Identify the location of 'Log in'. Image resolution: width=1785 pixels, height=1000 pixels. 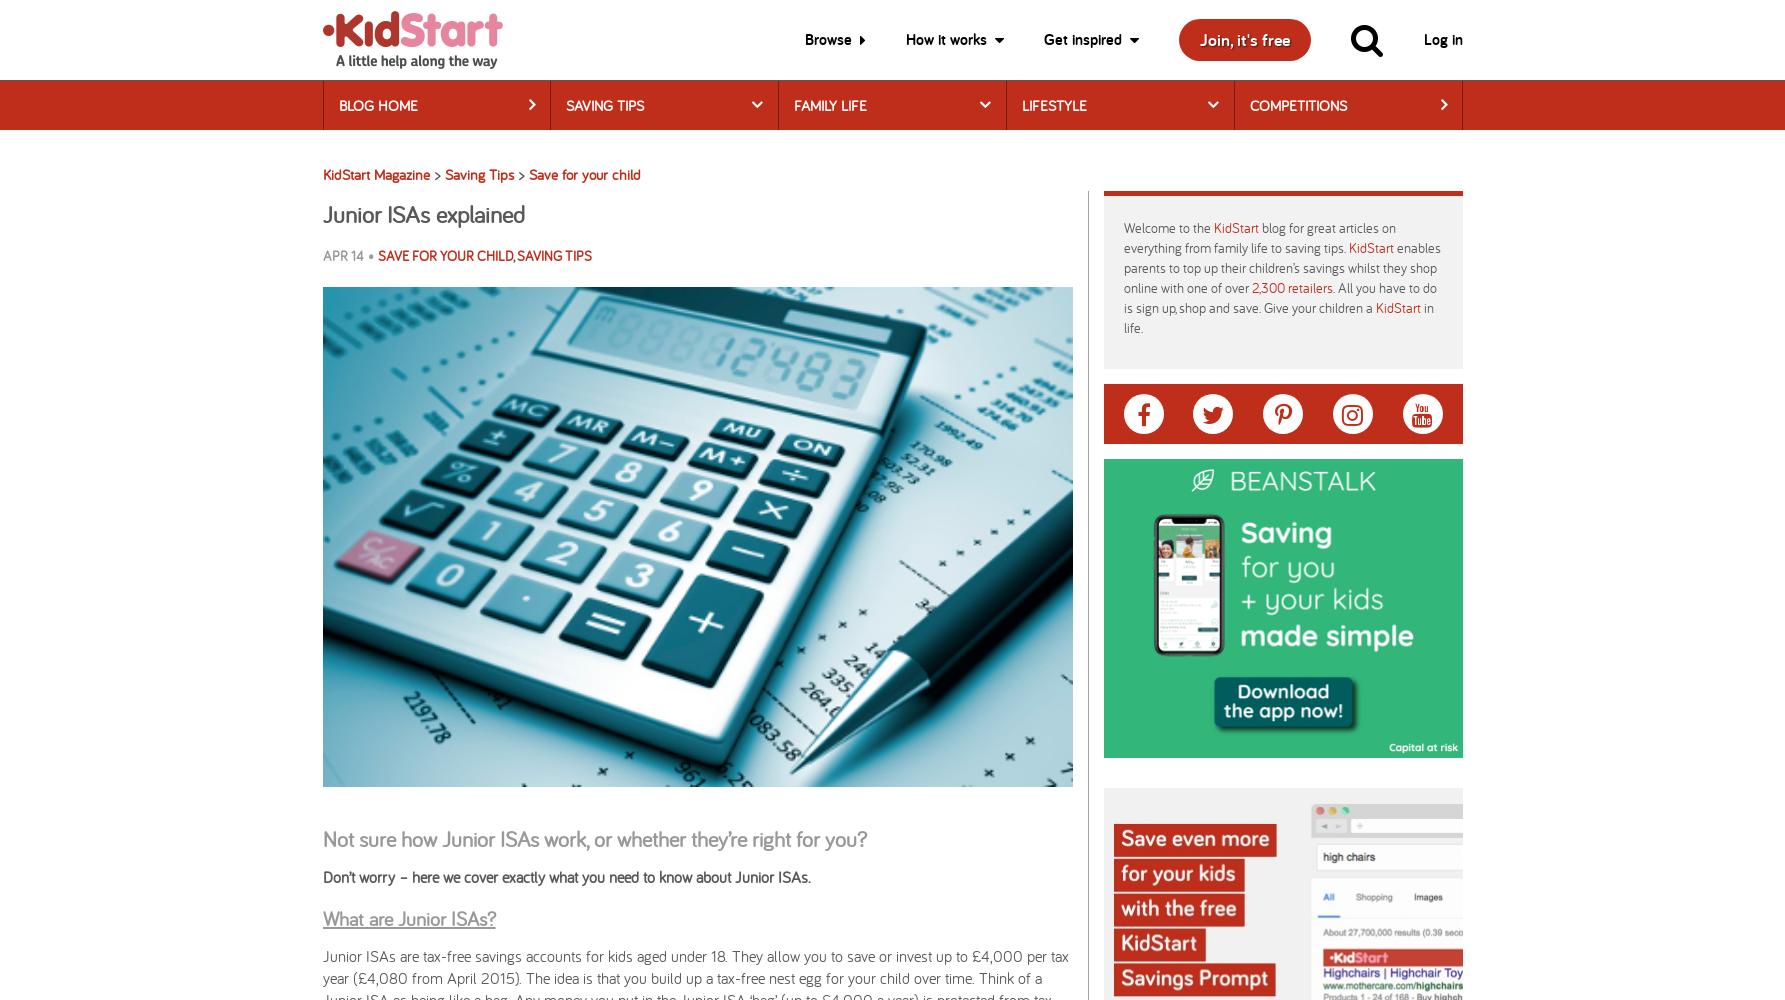
(1441, 39).